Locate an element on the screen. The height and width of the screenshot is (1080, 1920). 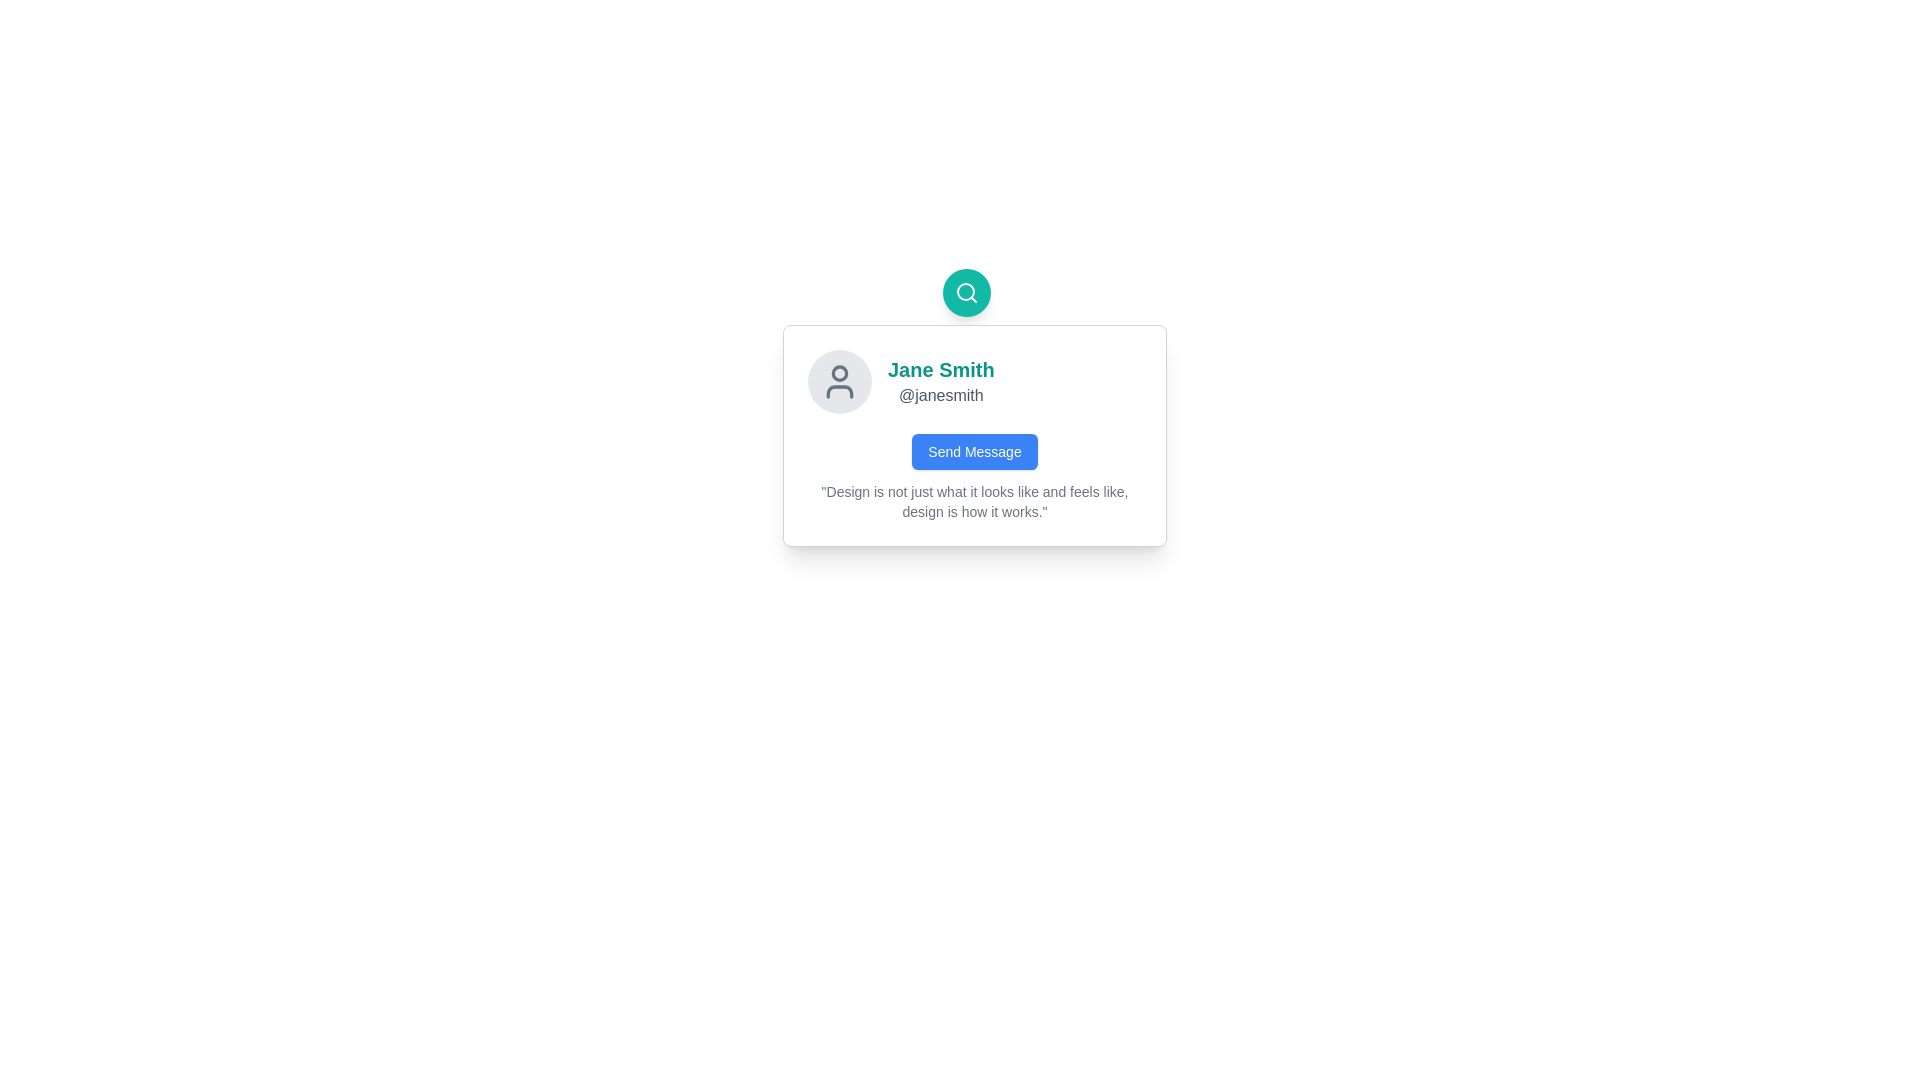
the standalone search or expand button located at the center-top of the profile card is located at coordinates (966, 293).